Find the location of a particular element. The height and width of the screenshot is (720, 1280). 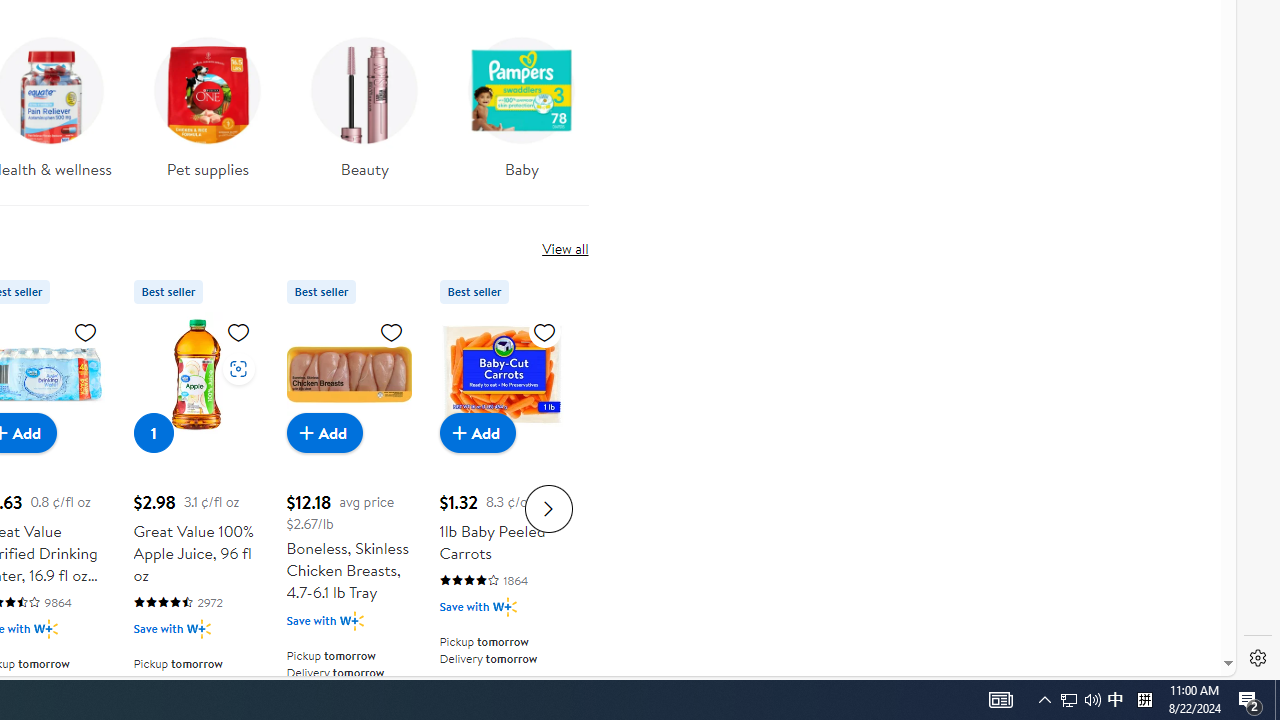

'Pet supplies' is located at coordinates (208, 101).